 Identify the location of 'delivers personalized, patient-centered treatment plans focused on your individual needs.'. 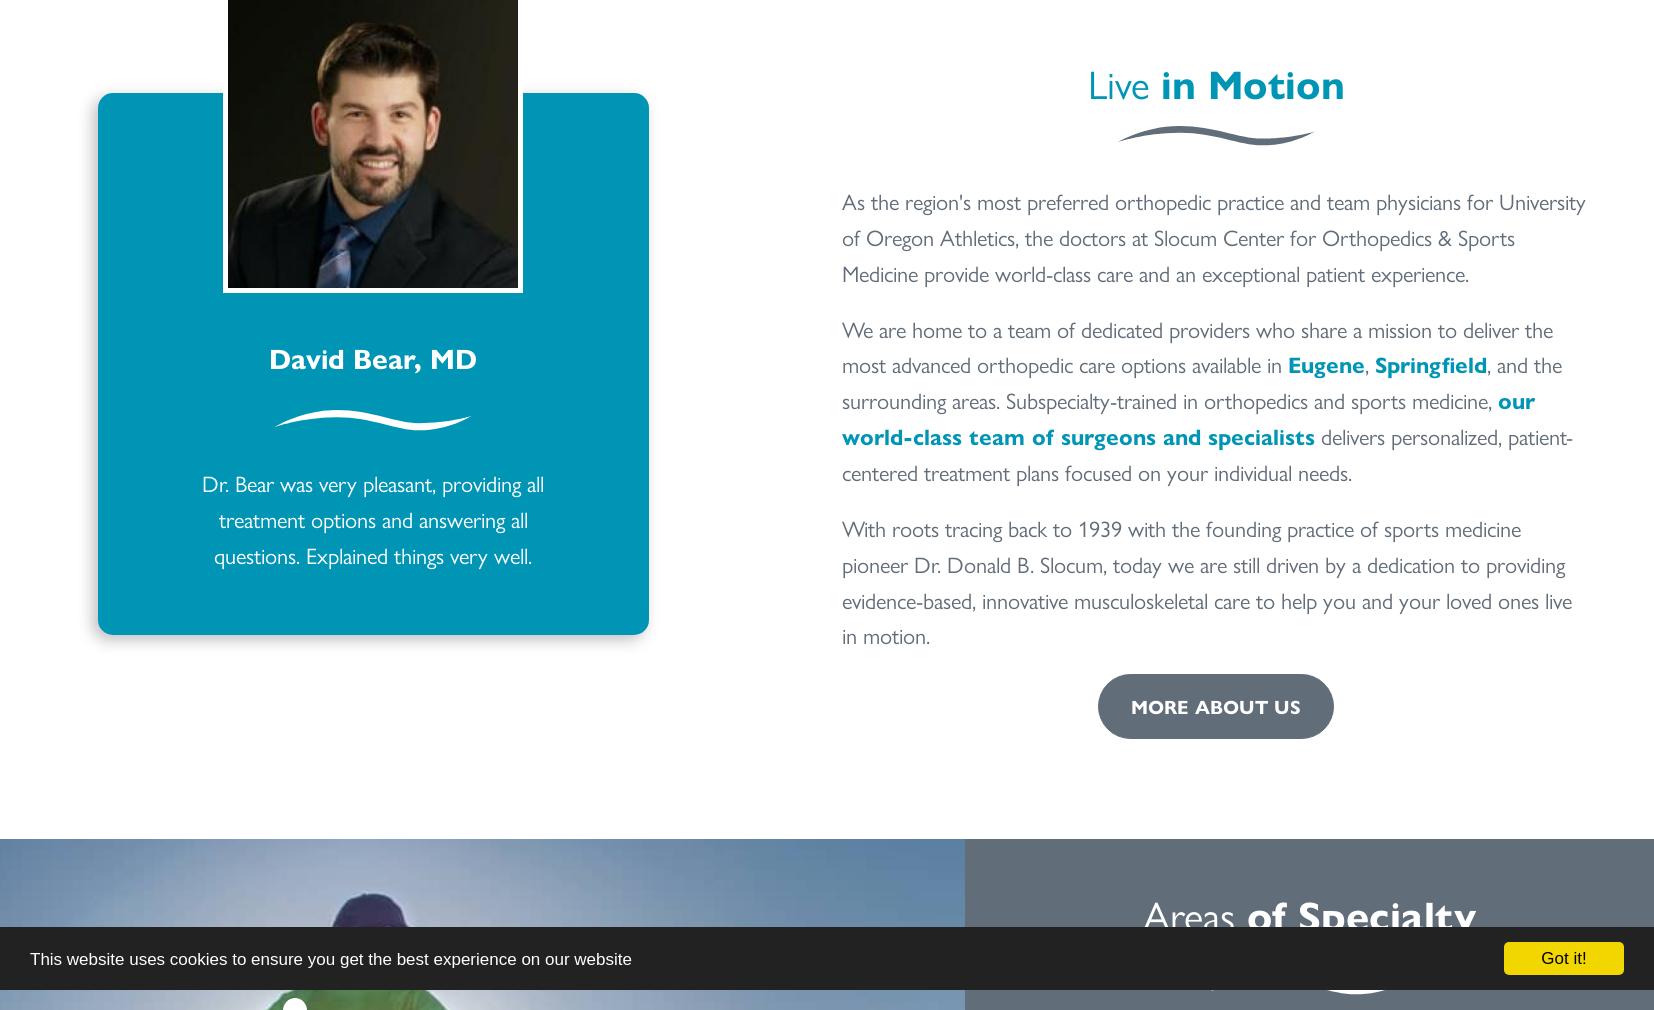
(1205, 453).